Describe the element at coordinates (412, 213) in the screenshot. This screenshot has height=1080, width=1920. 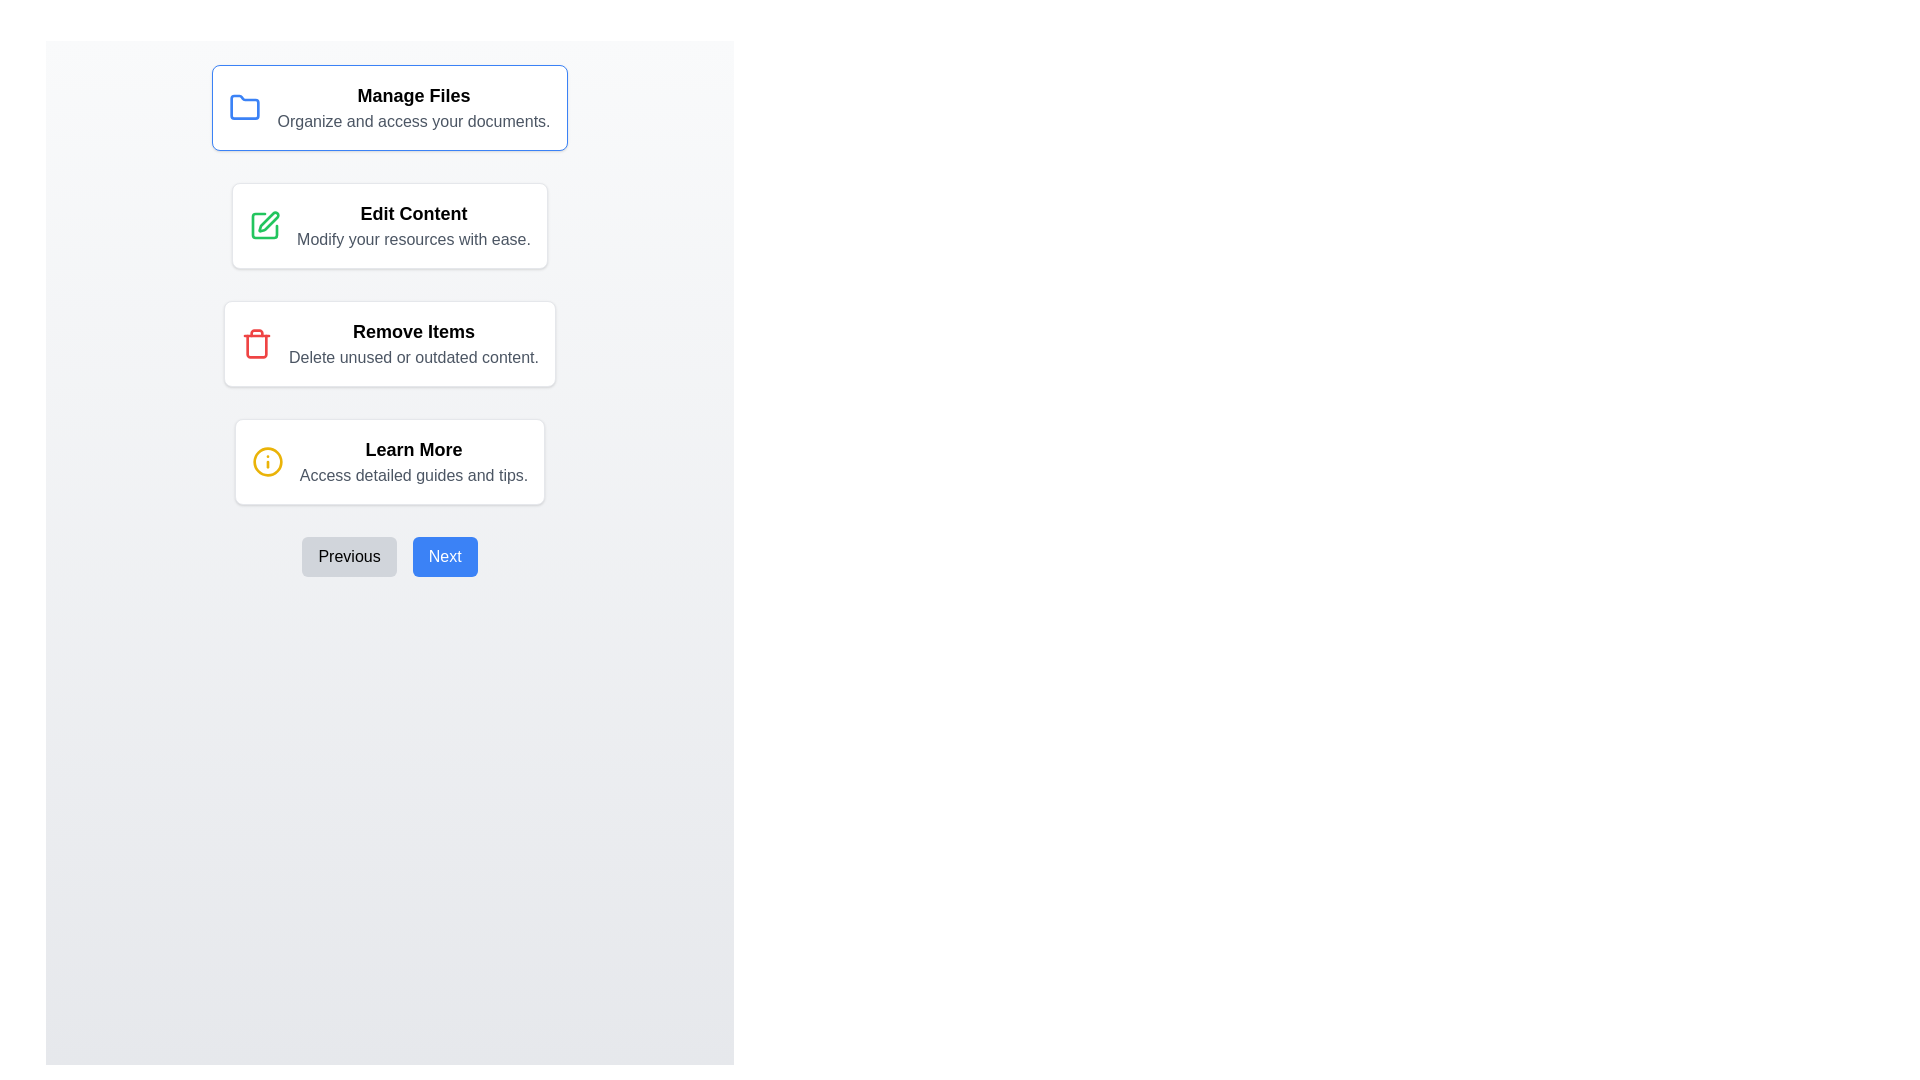
I see `the Text Label that serves as a title for the editing section to associate it with its related actions` at that location.